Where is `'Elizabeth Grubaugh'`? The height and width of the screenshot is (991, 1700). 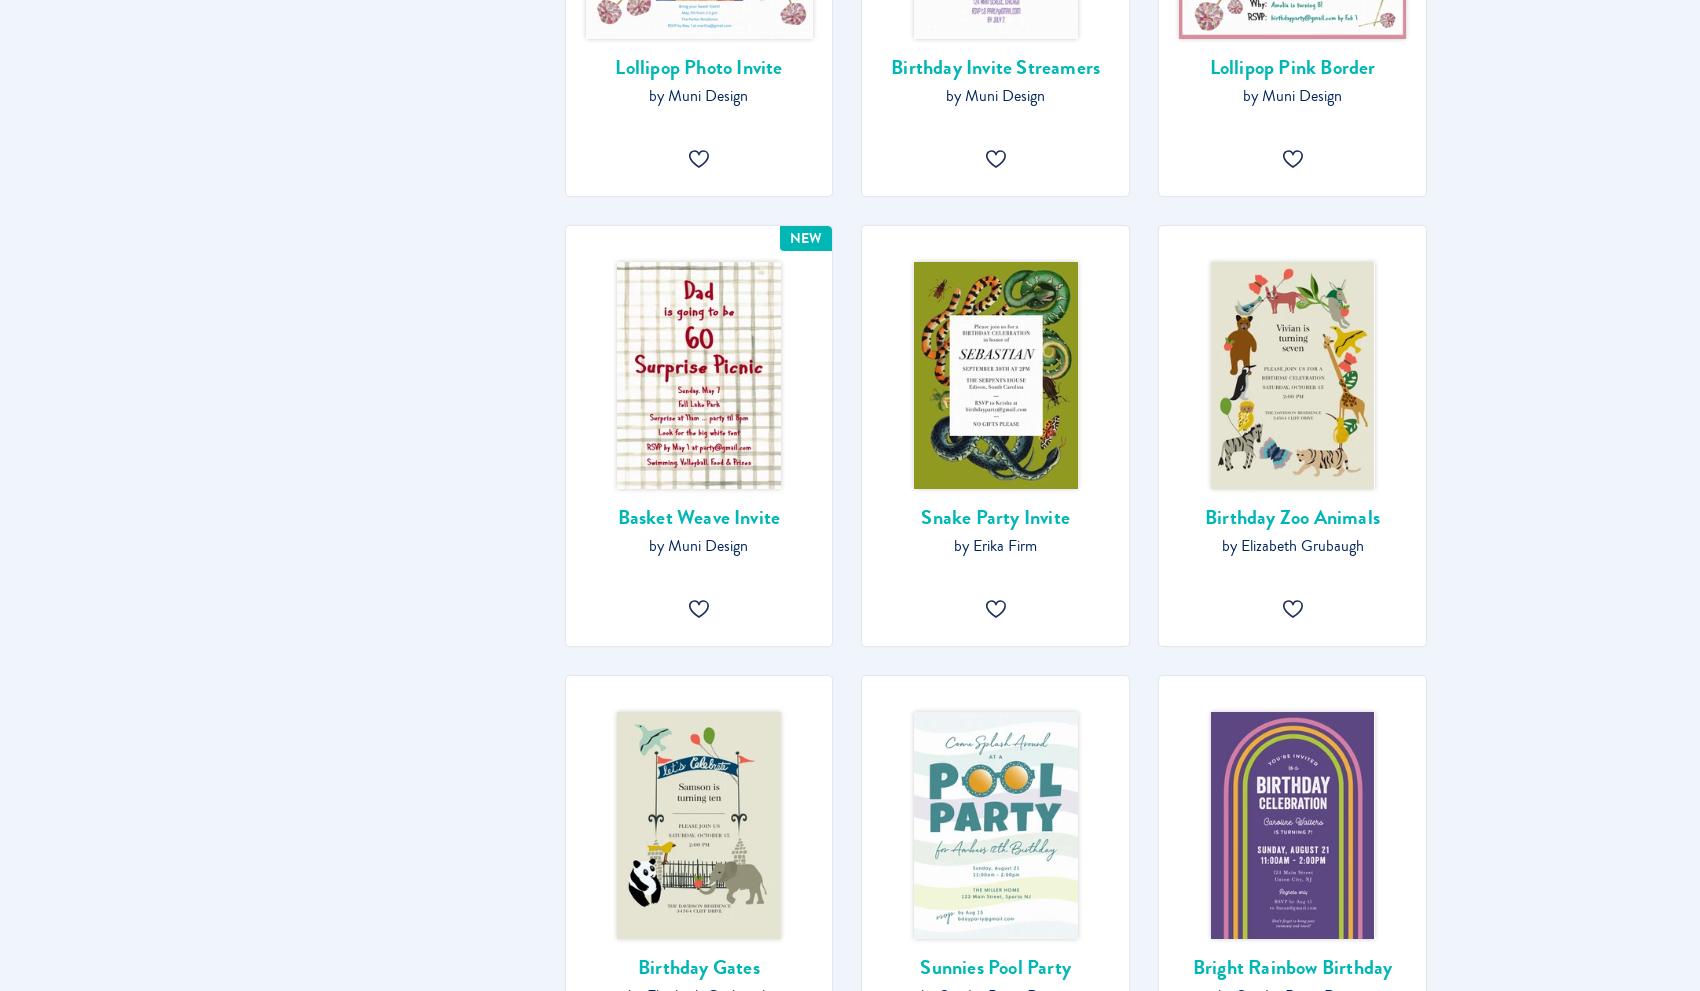
'Elizabeth Grubaugh' is located at coordinates (1301, 545).